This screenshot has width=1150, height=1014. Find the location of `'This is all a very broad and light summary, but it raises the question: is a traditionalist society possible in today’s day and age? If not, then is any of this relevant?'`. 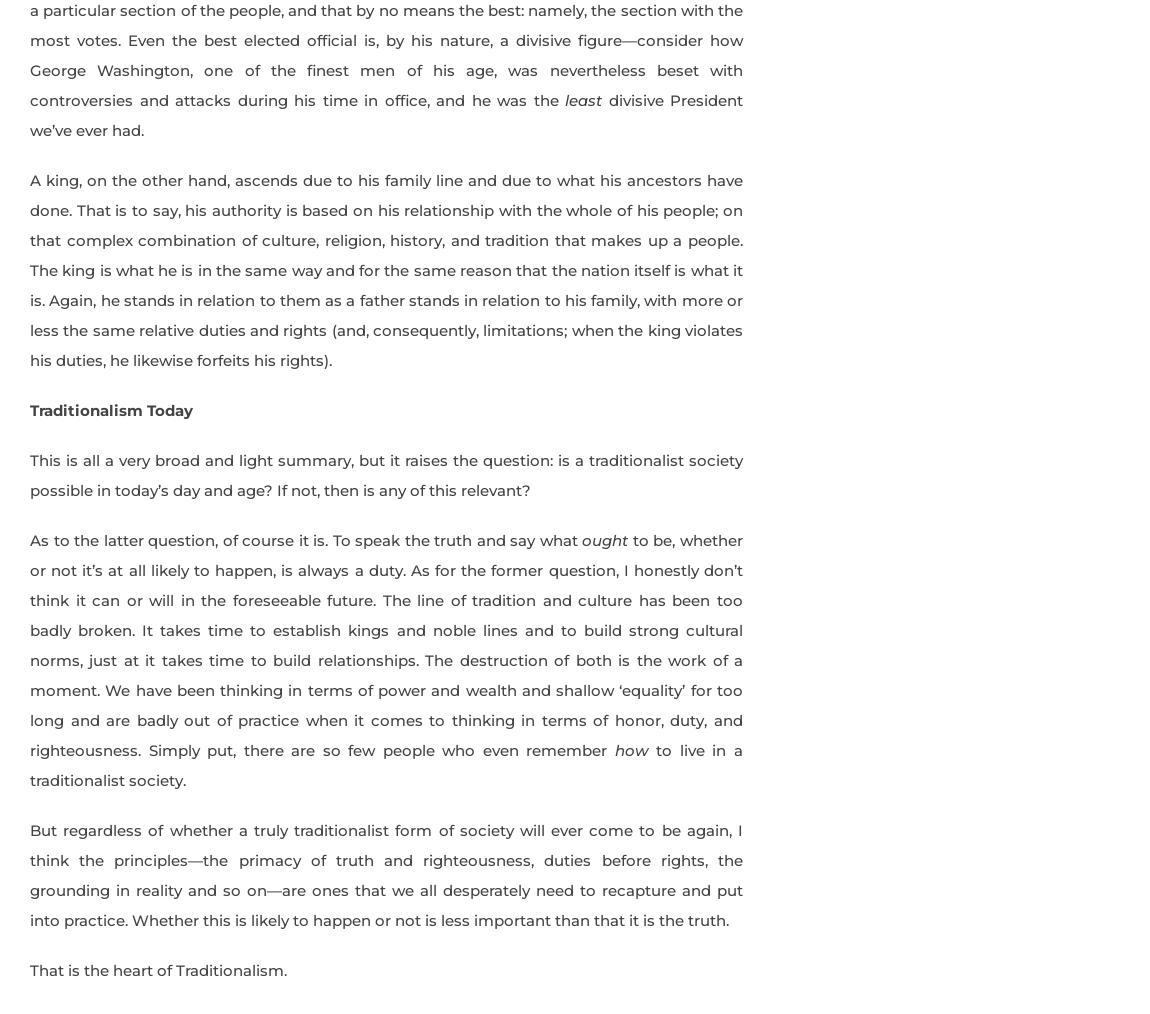

'This is all a very broad and light summary, but it raises the question: is a traditionalist society possible in today’s day and age? If not, then is any of this relevant?' is located at coordinates (386, 474).